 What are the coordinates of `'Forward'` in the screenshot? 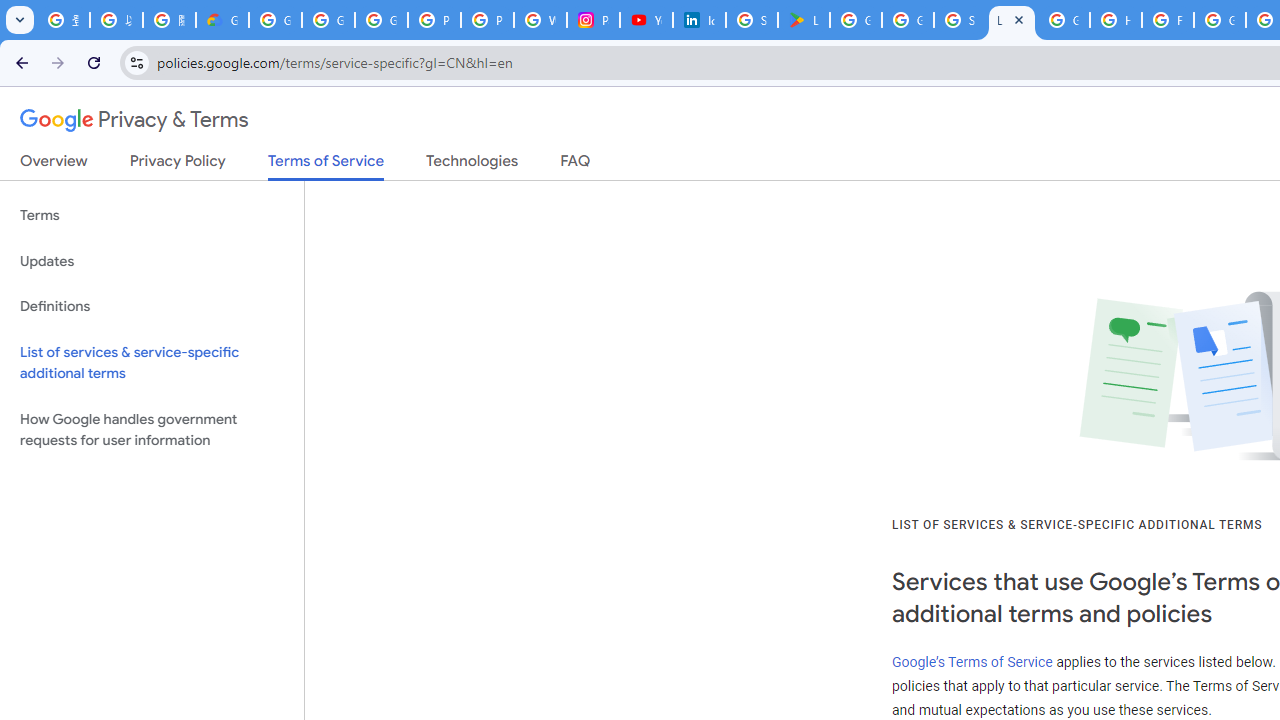 It's located at (58, 61).